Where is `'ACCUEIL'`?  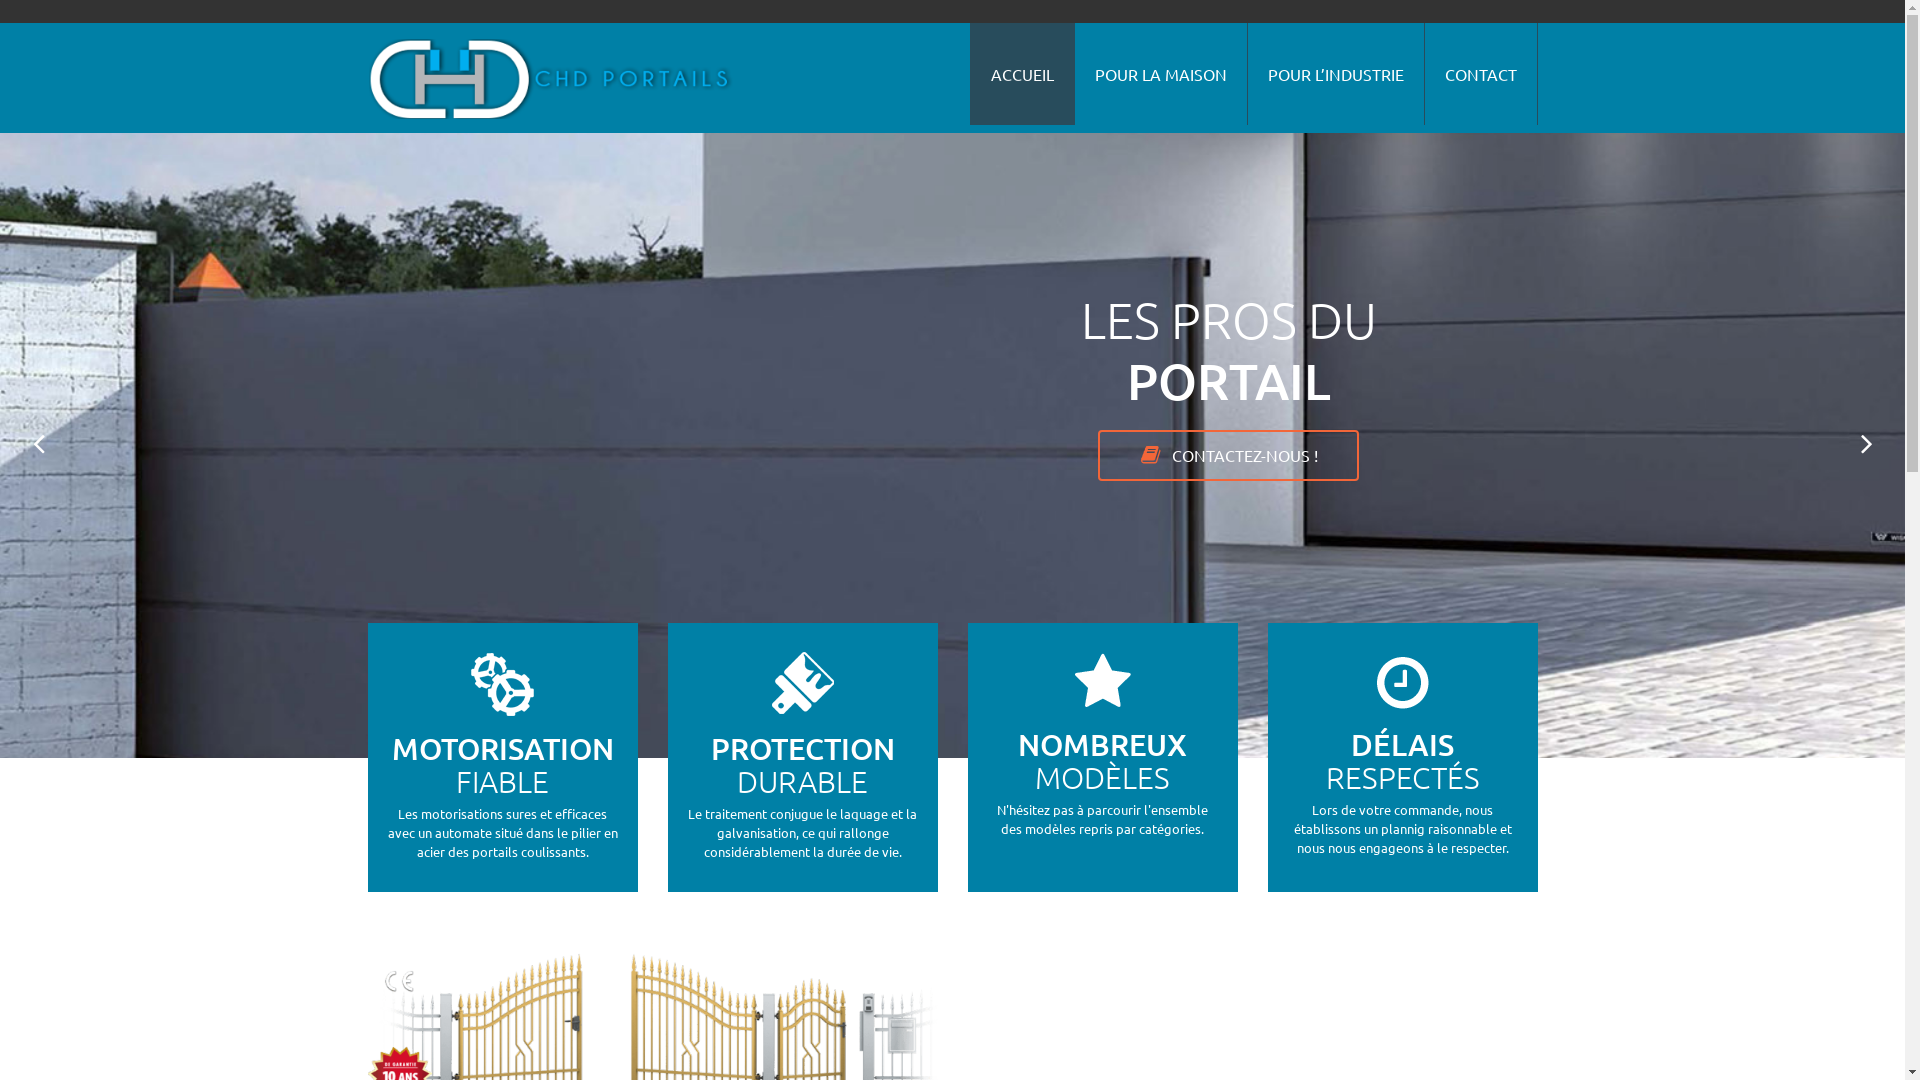
'ACCUEIL' is located at coordinates (1021, 72).